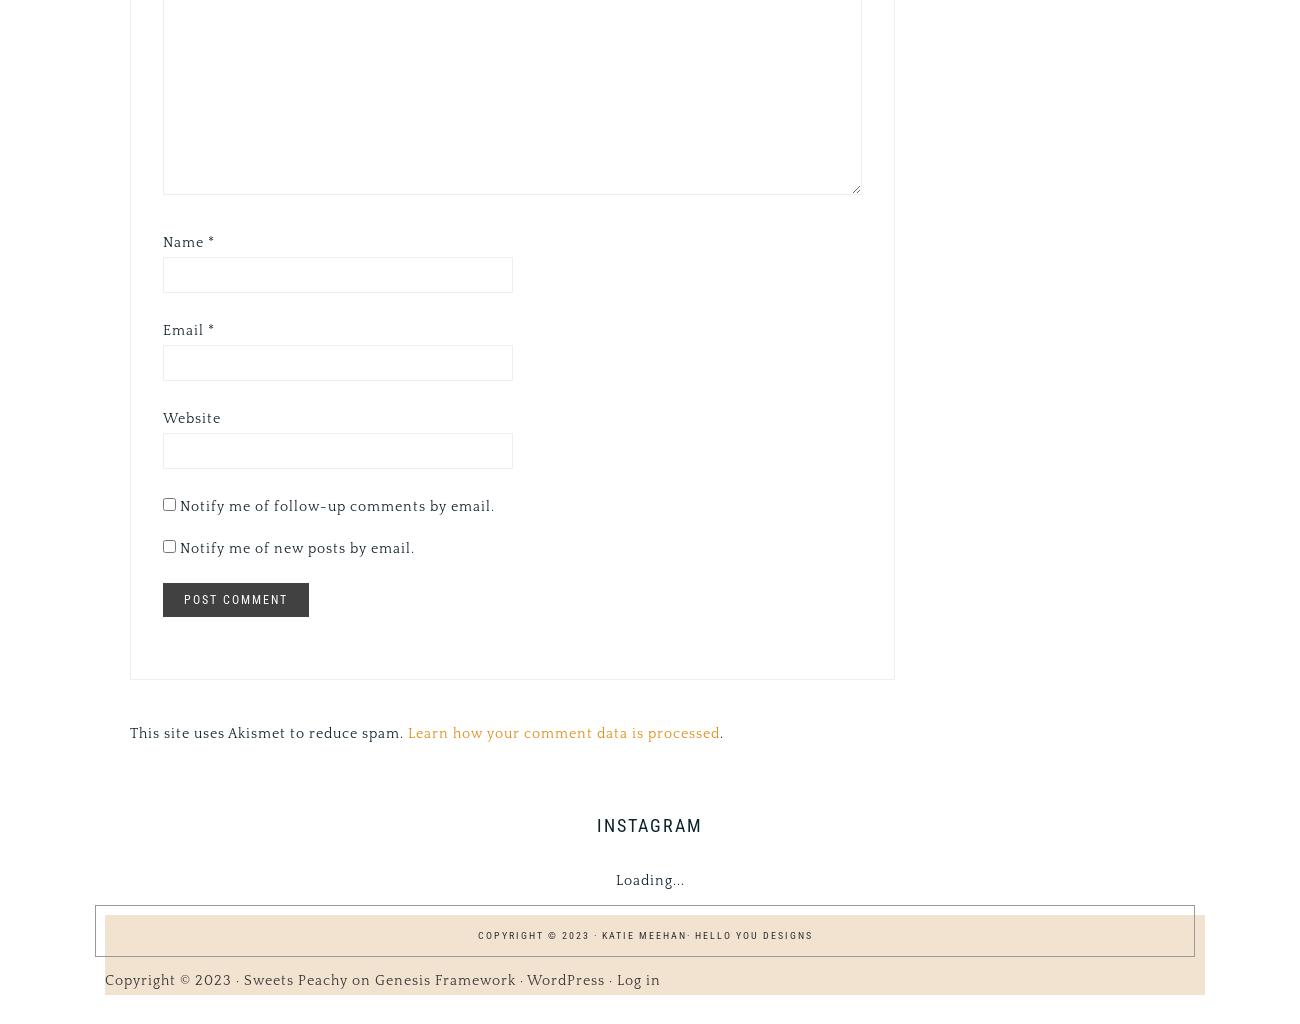 This screenshot has width=1300, height=1024. What do you see at coordinates (584, 933) in the screenshot?
I see `'Copyright © 2023 · Katie Meehan·'` at bounding box center [584, 933].